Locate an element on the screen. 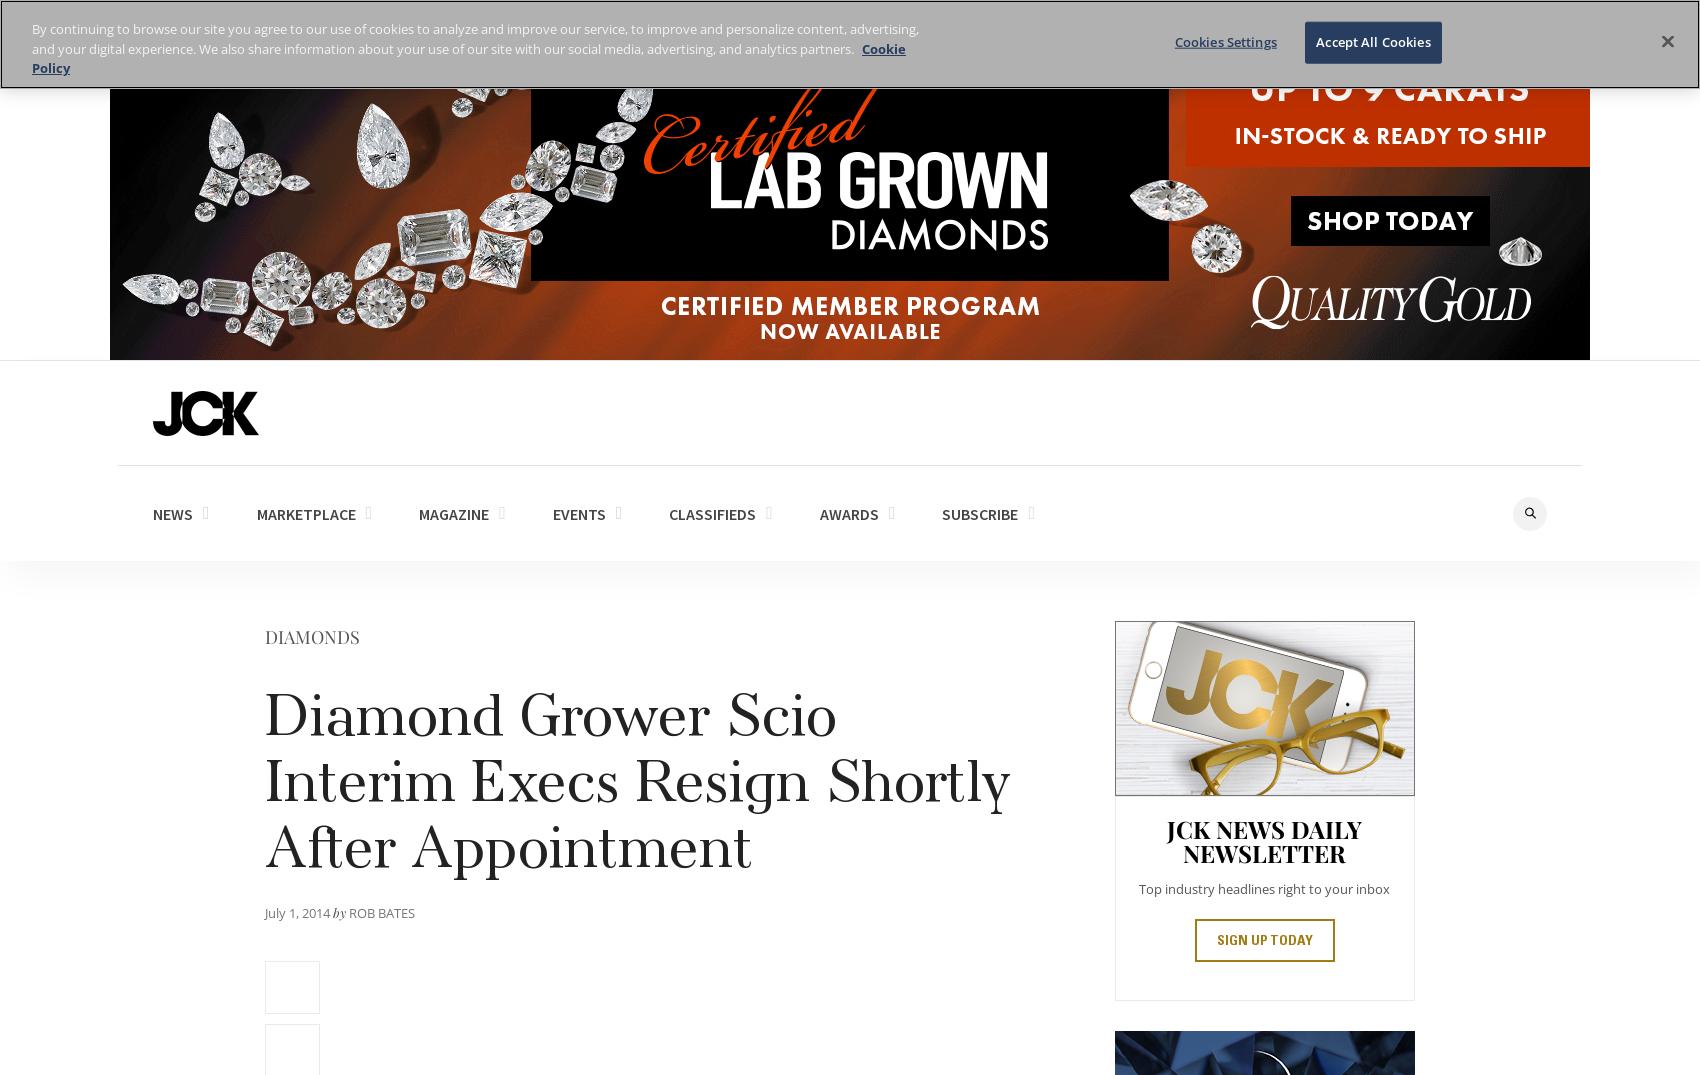 This screenshot has width=1700, height=1075. 'CLASSIFIEDS' is located at coordinates (712, 511).